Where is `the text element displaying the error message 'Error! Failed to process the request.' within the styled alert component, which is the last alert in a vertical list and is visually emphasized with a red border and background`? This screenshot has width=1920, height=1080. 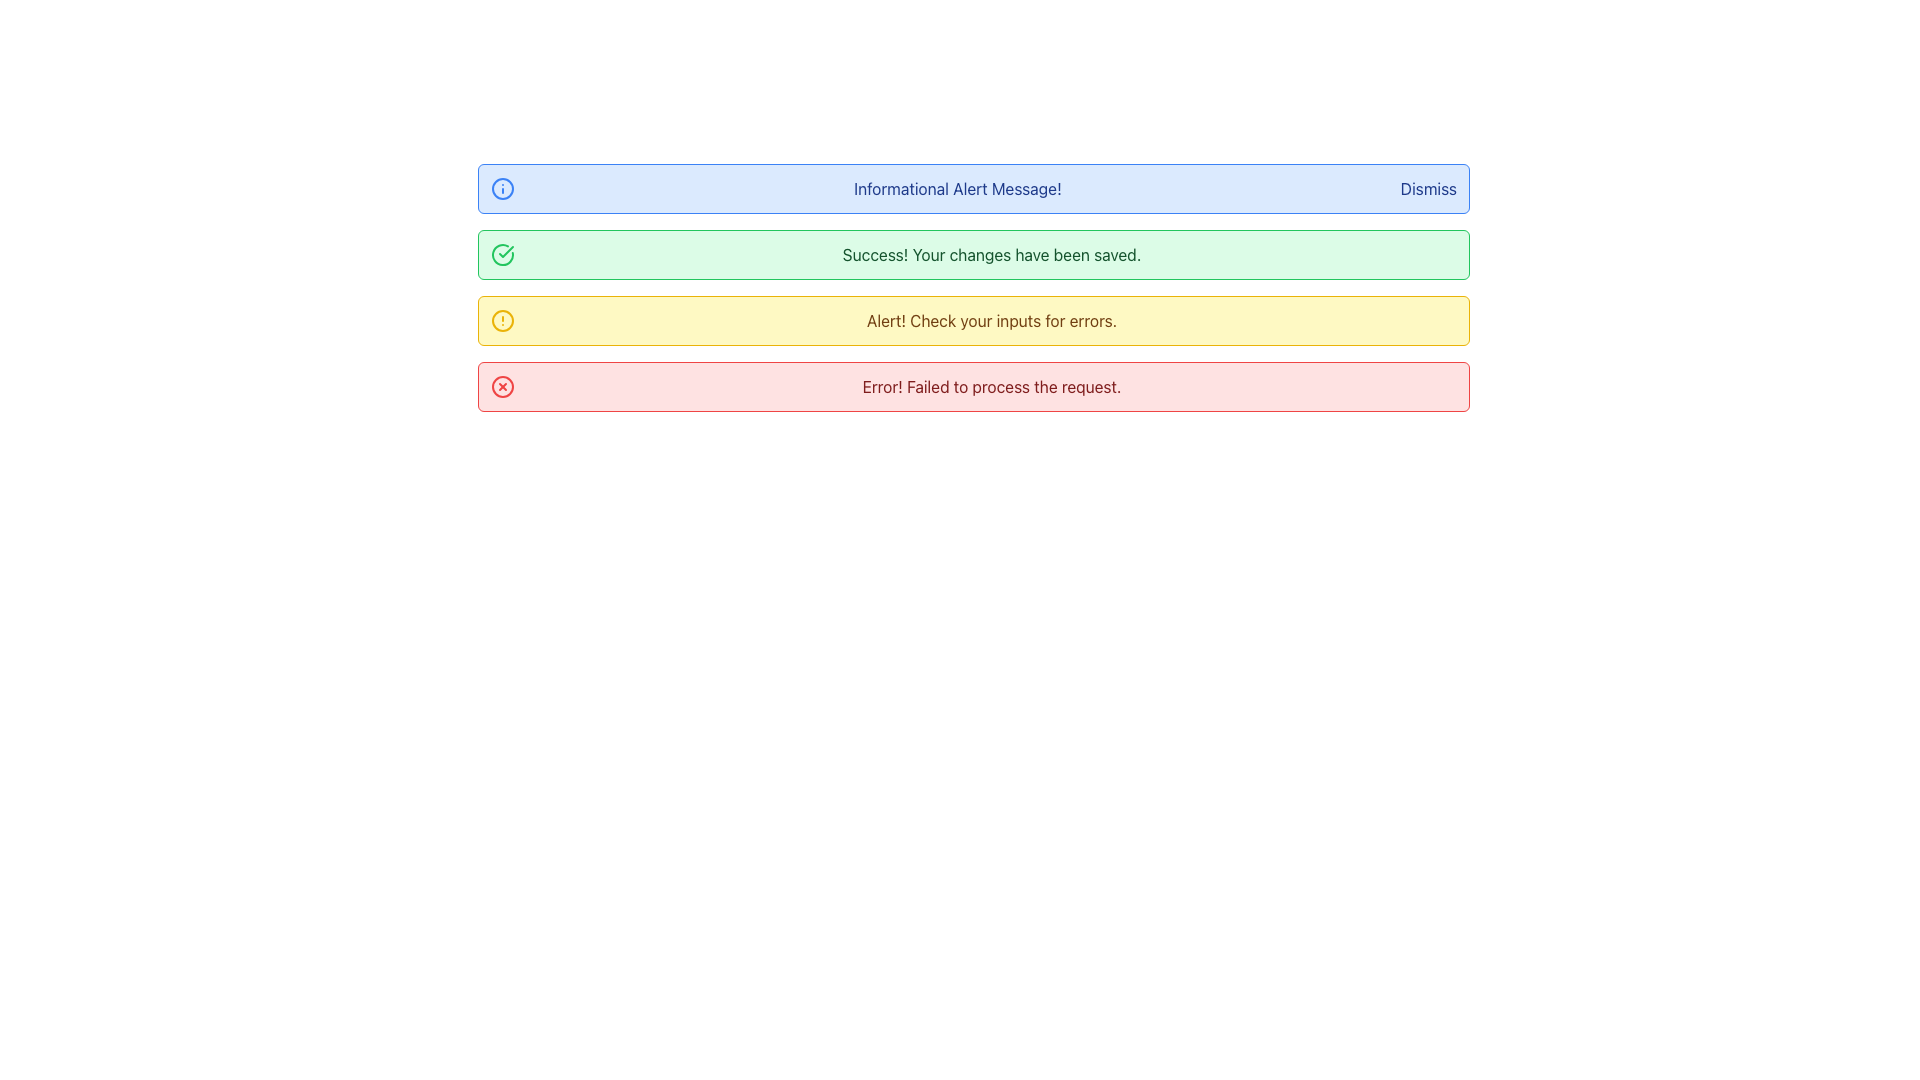 the text element displaying the error message 'Error! Failed to process the request.' within the styled alert component, which is the last alert in a vertical list and is visually emphasized with a red border and background is located at coordinates (992, 386).